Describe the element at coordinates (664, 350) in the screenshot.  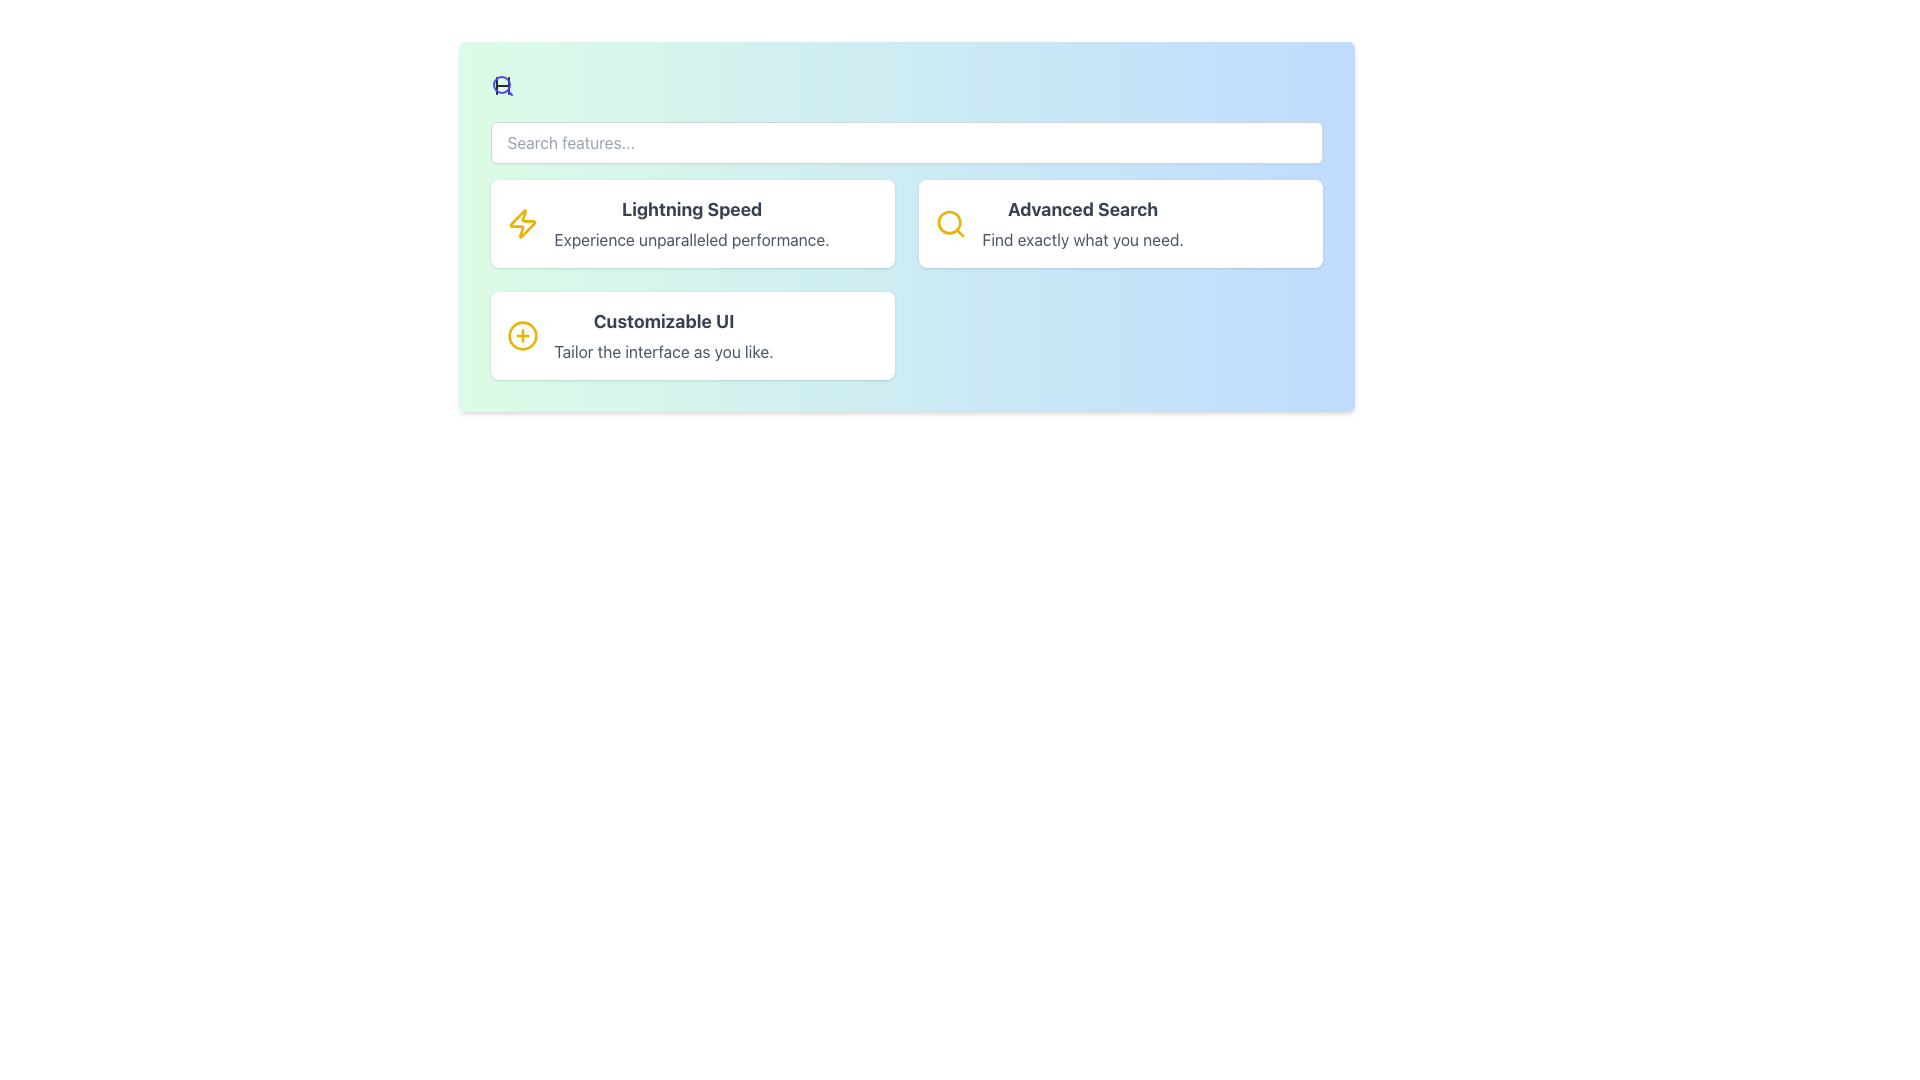
I see `the text element that reads 'Tailor the interface as you like.' which is styled in gray and positioned beneath the heading 'Customizable UI.'` at that location.